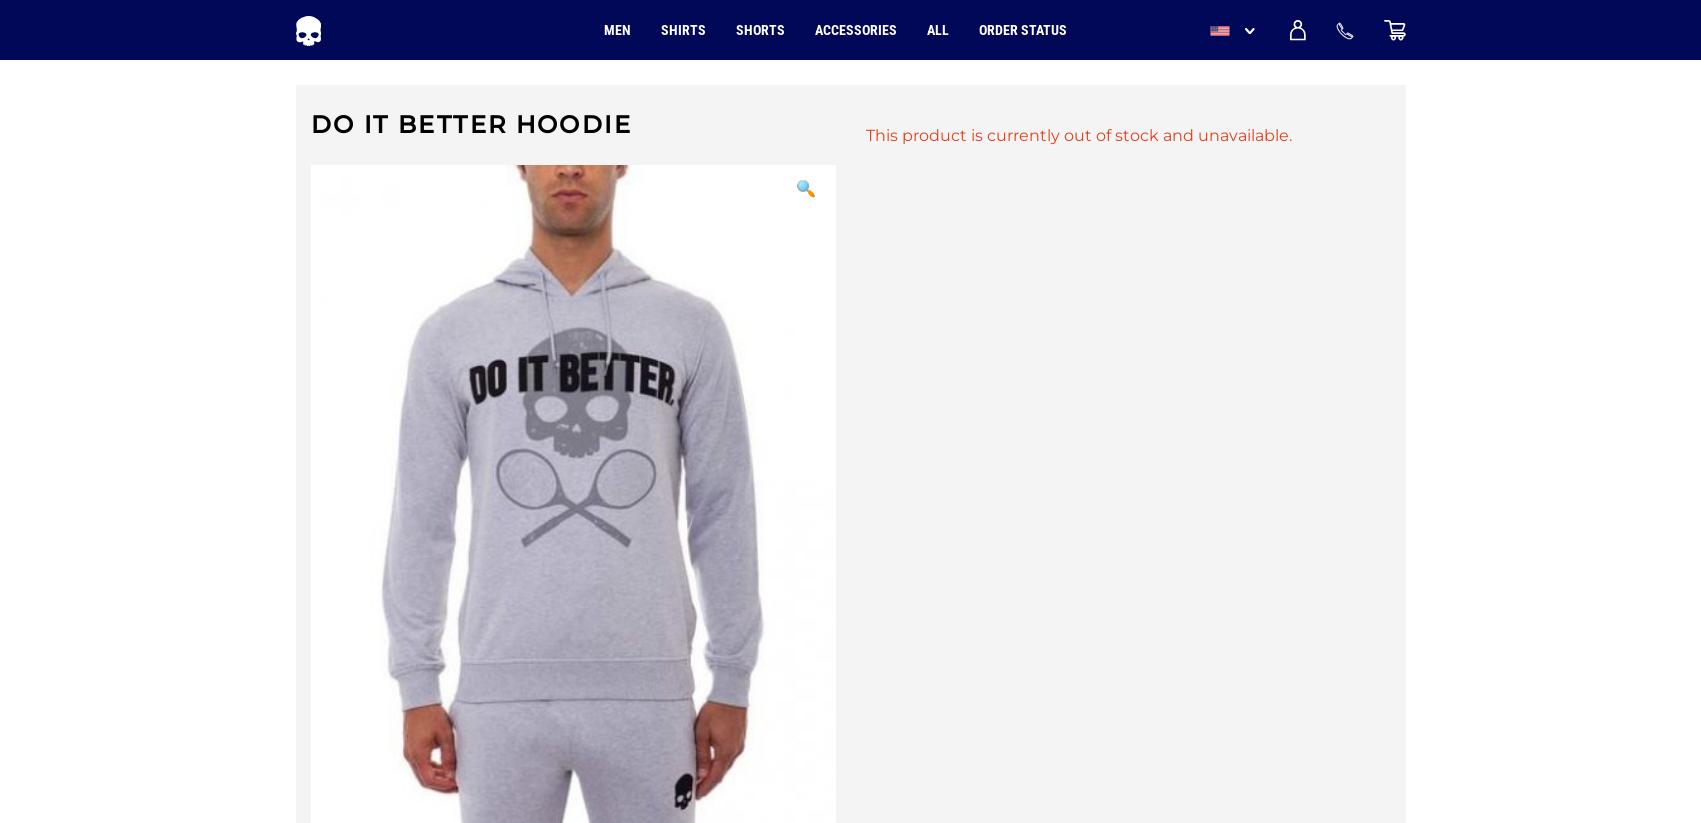  What do you see at coordinates (470, 124) in the screenshot?
I see `'Do It Better Hoodie'` at bounding box center [470, 124].